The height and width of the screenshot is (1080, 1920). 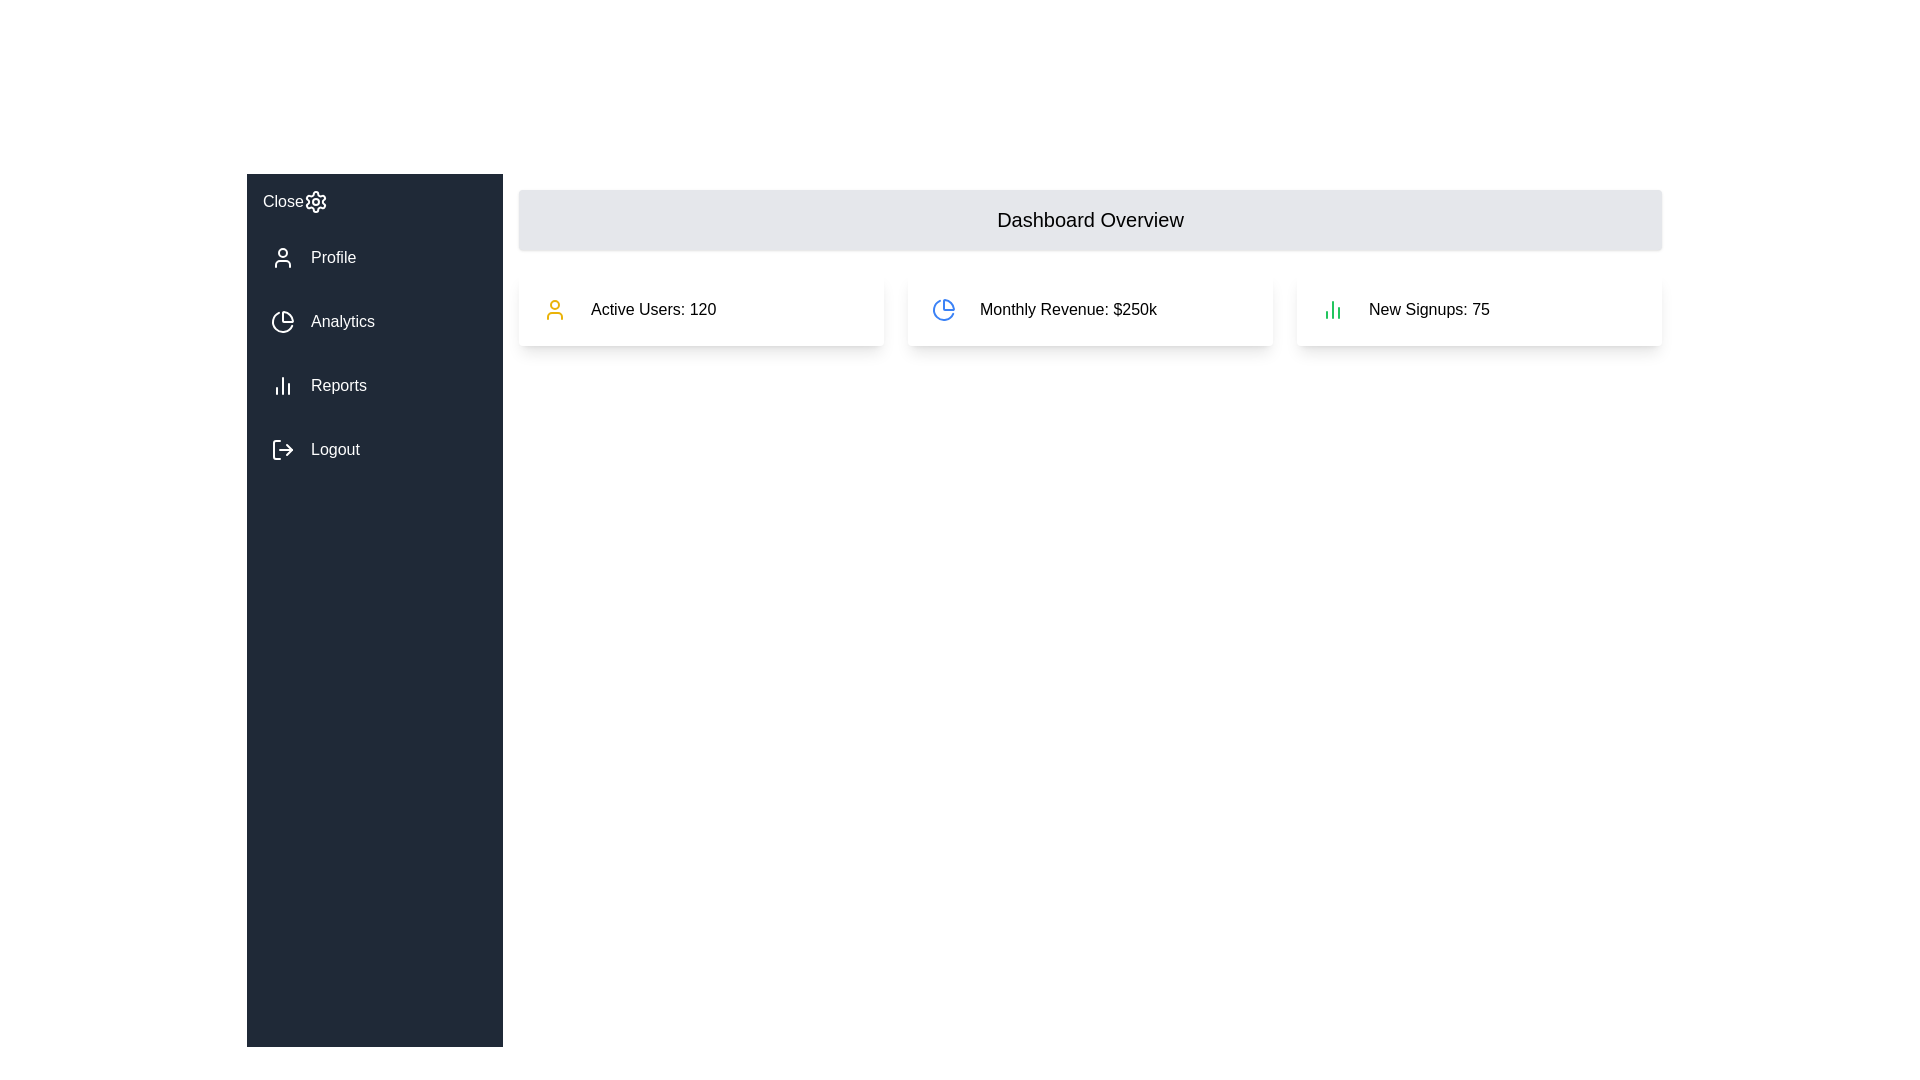 I want to click on the right-facing arrow component of the SVG logout icon located in the lower section of the left sidebar, so click(x=288, y=450).